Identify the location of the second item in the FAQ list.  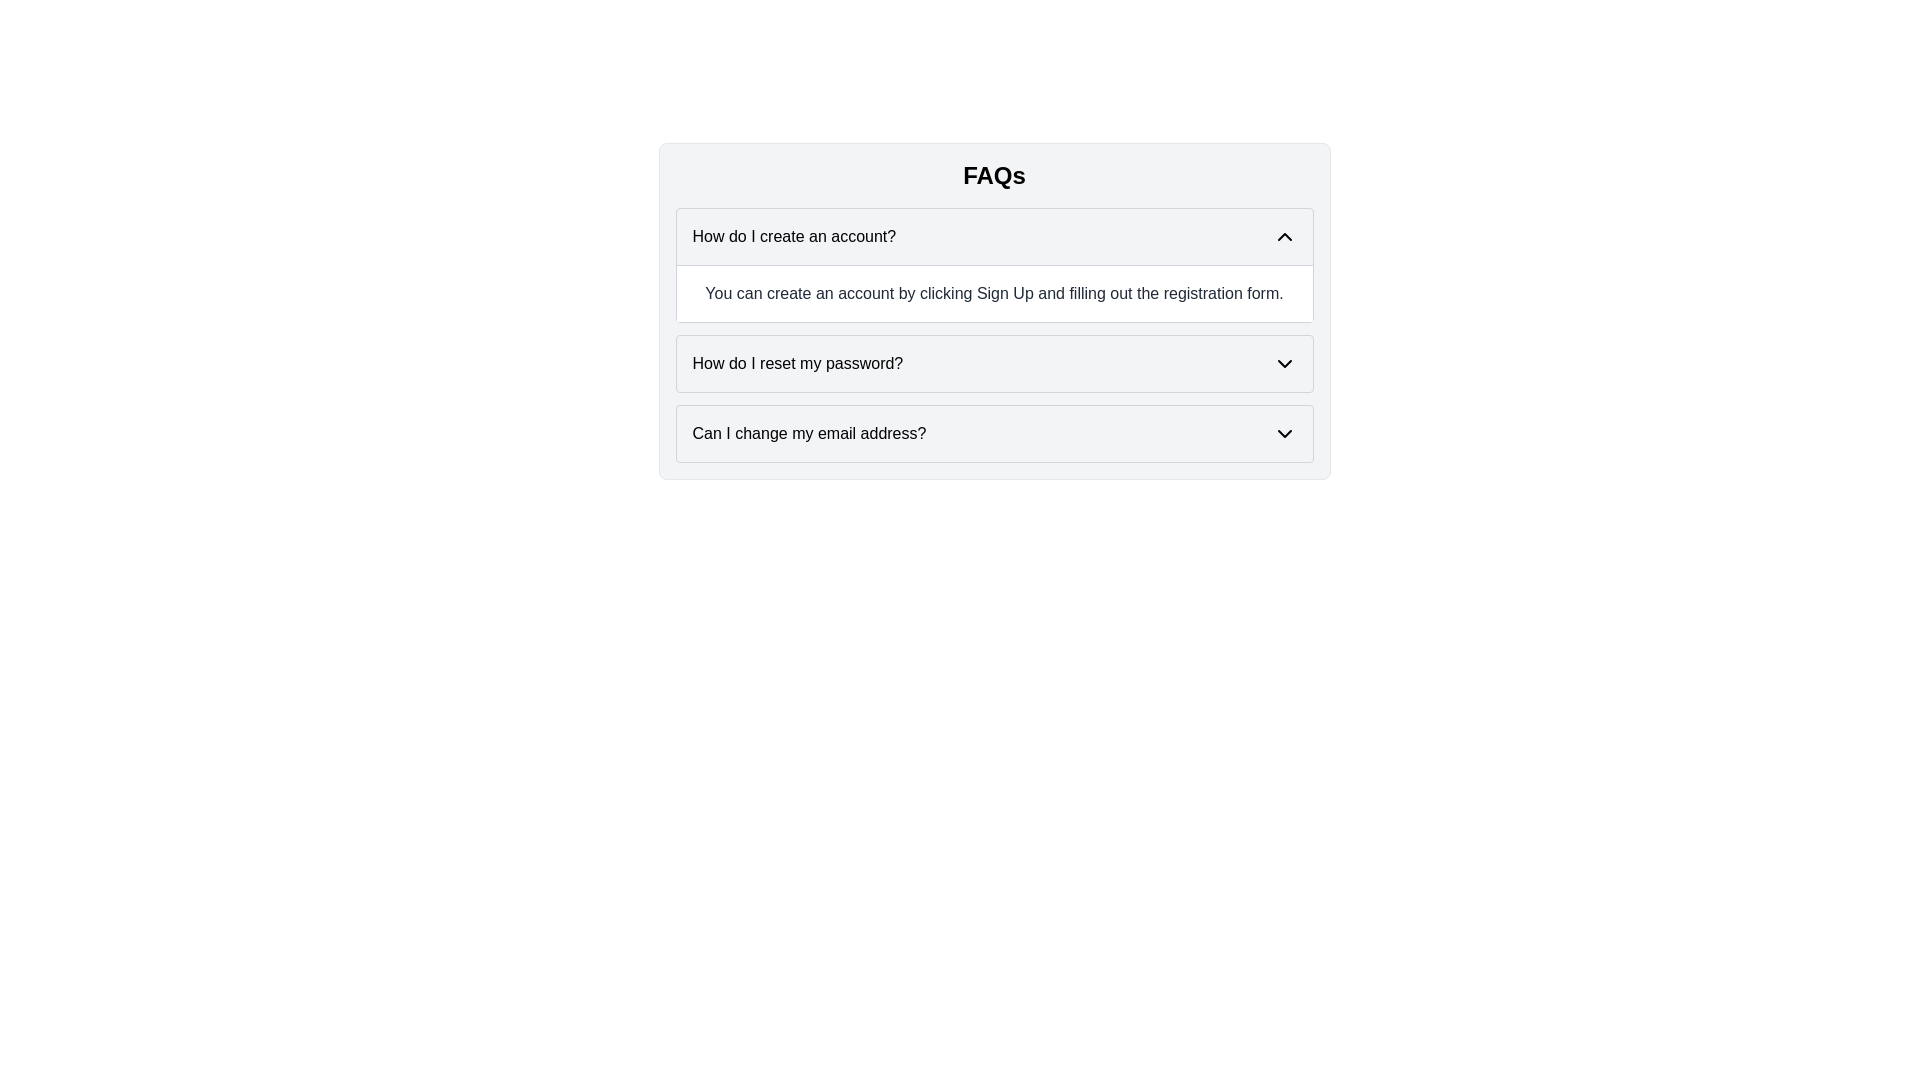
(994, 363).